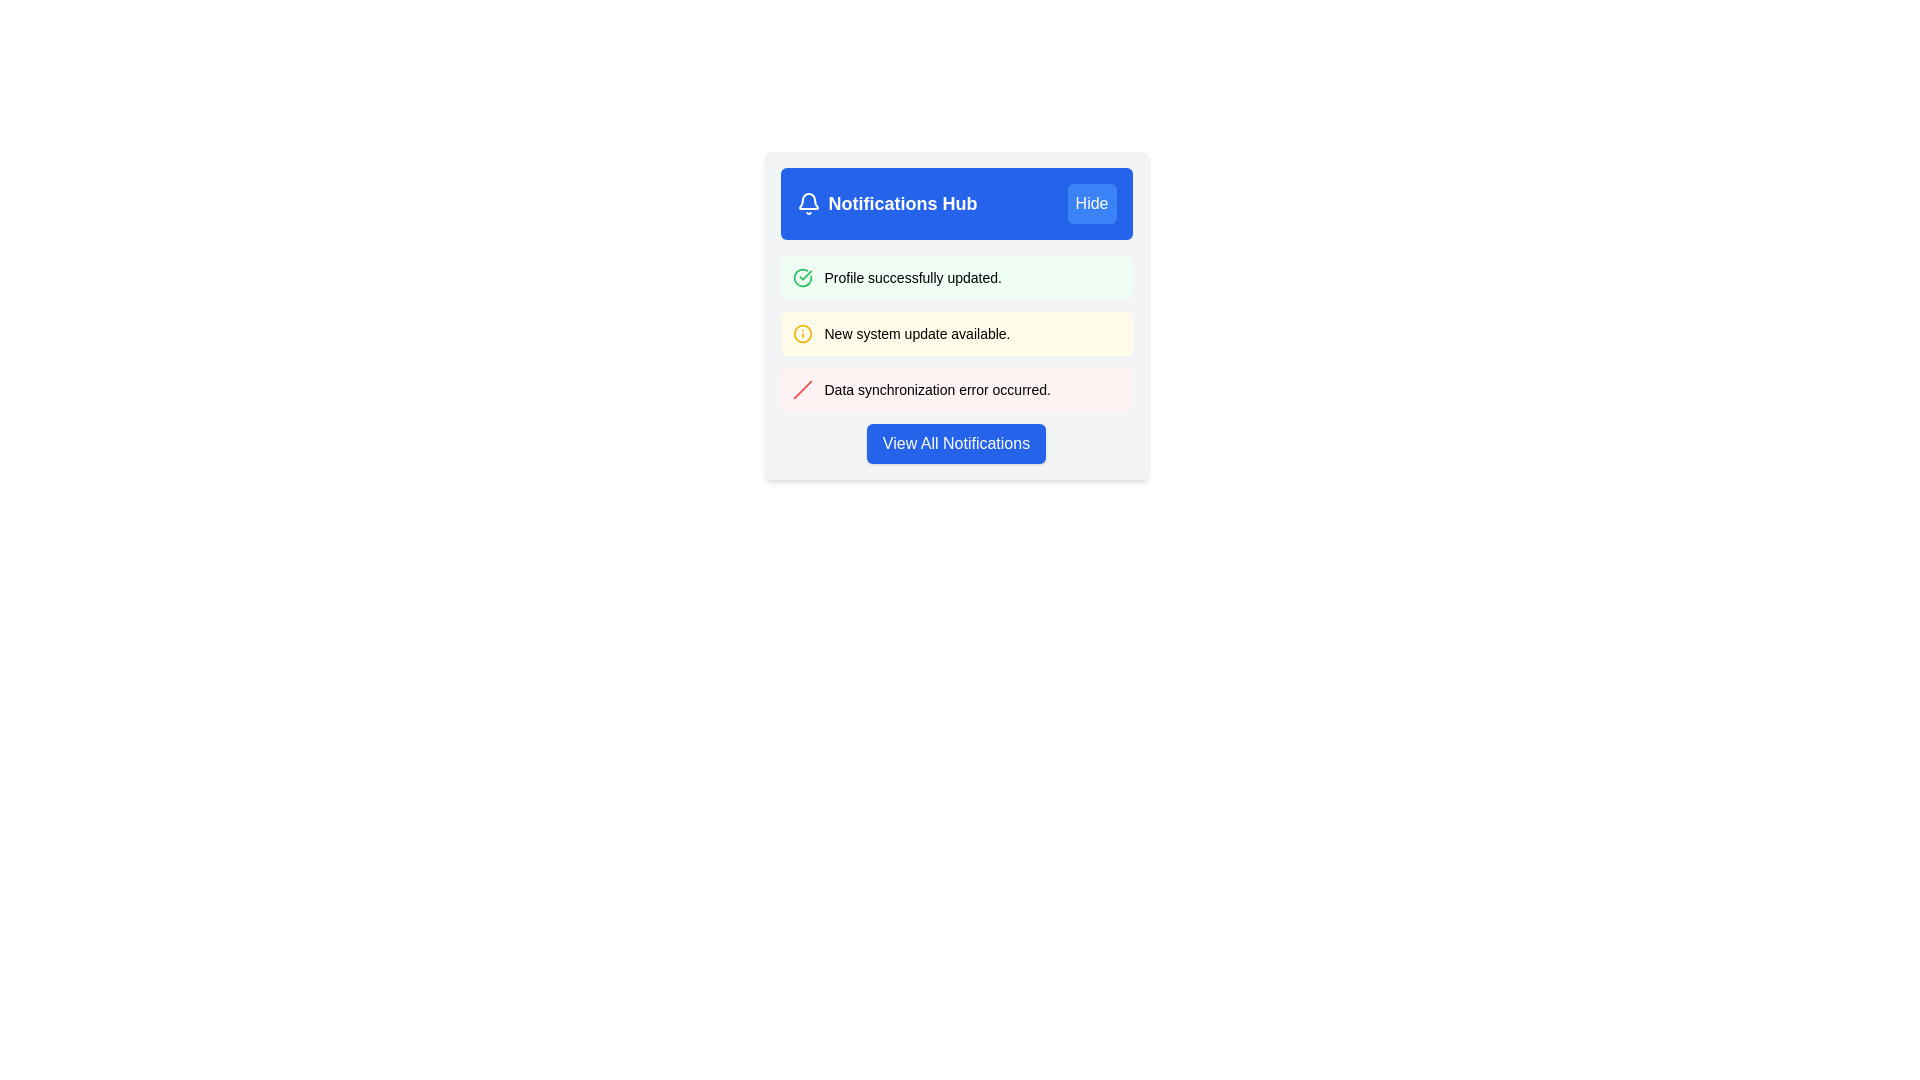 The image size is (1920, 1080). What do you see at coordinates (955, 277) in the screenshot?
I see `notification message indicating that the user's profile has been successfully updated, which is the first notification in the Notifications Hub` at bounding box center [955, 277].